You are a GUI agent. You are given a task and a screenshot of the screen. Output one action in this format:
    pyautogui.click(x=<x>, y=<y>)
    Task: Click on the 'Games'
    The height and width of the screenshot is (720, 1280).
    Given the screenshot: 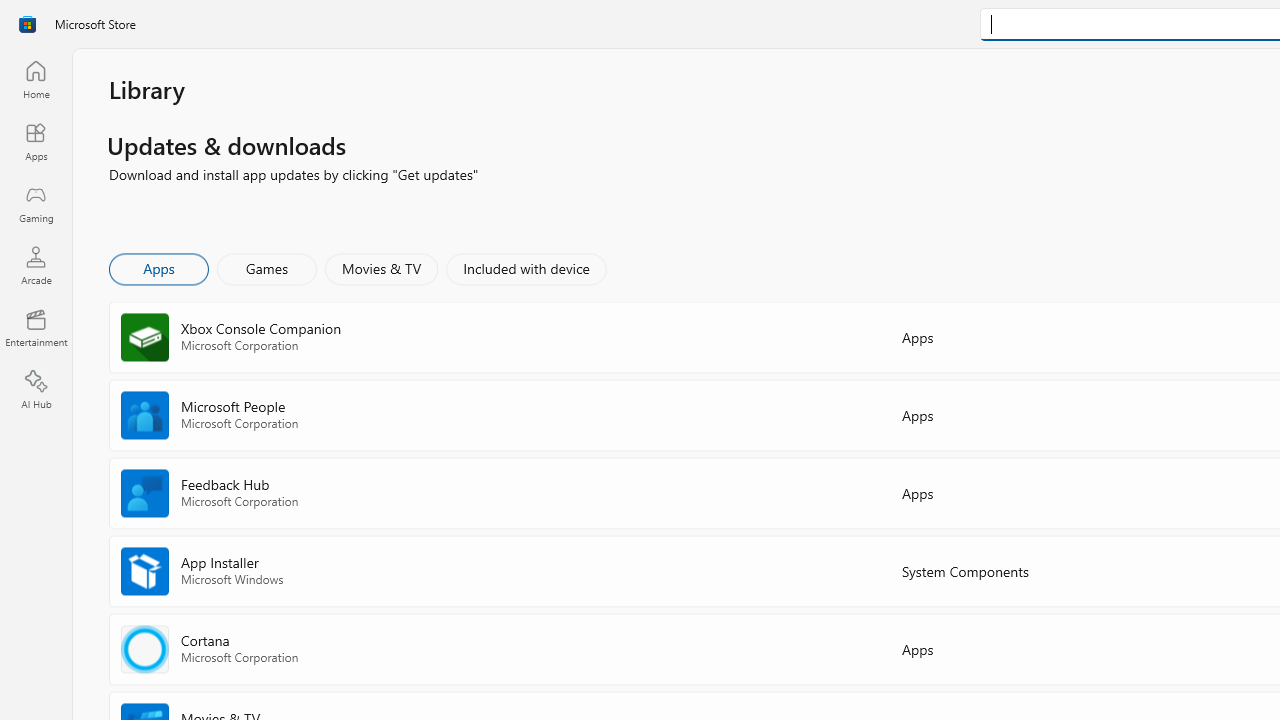 What is the action you would take?
    pyautogui.click(x=266, y=267)
    